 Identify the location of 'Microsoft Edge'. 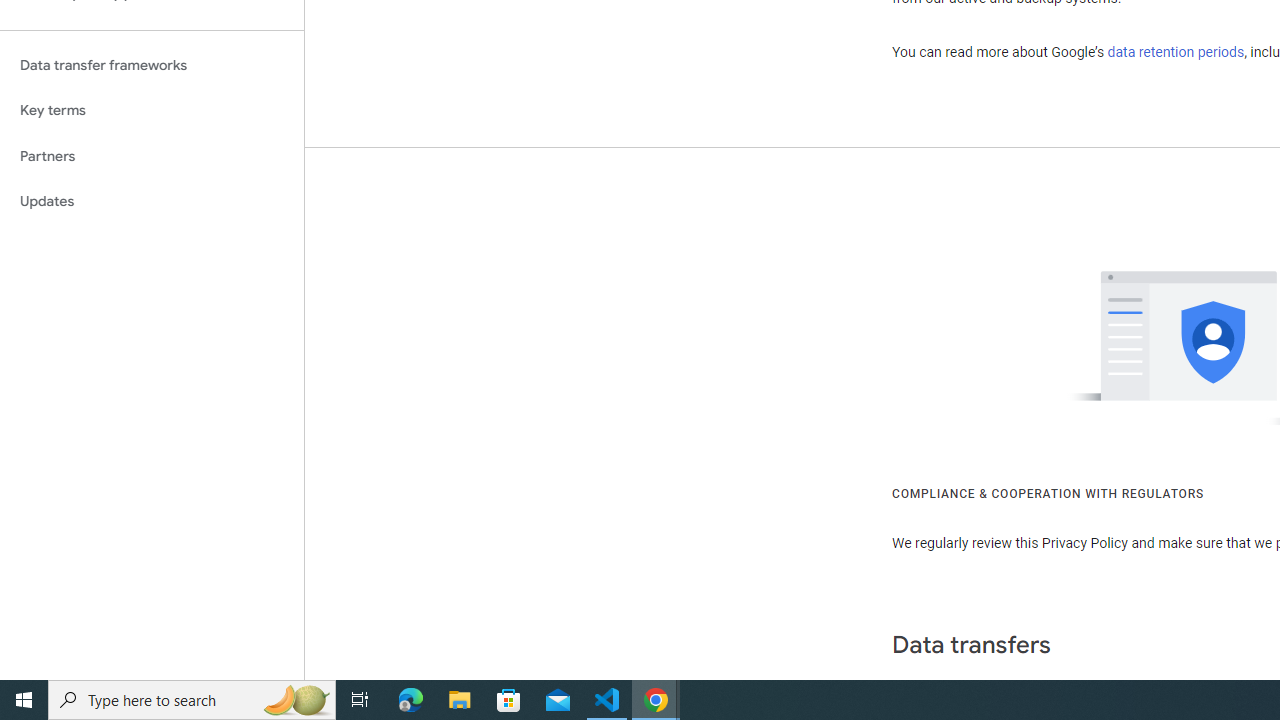
(410, 698).